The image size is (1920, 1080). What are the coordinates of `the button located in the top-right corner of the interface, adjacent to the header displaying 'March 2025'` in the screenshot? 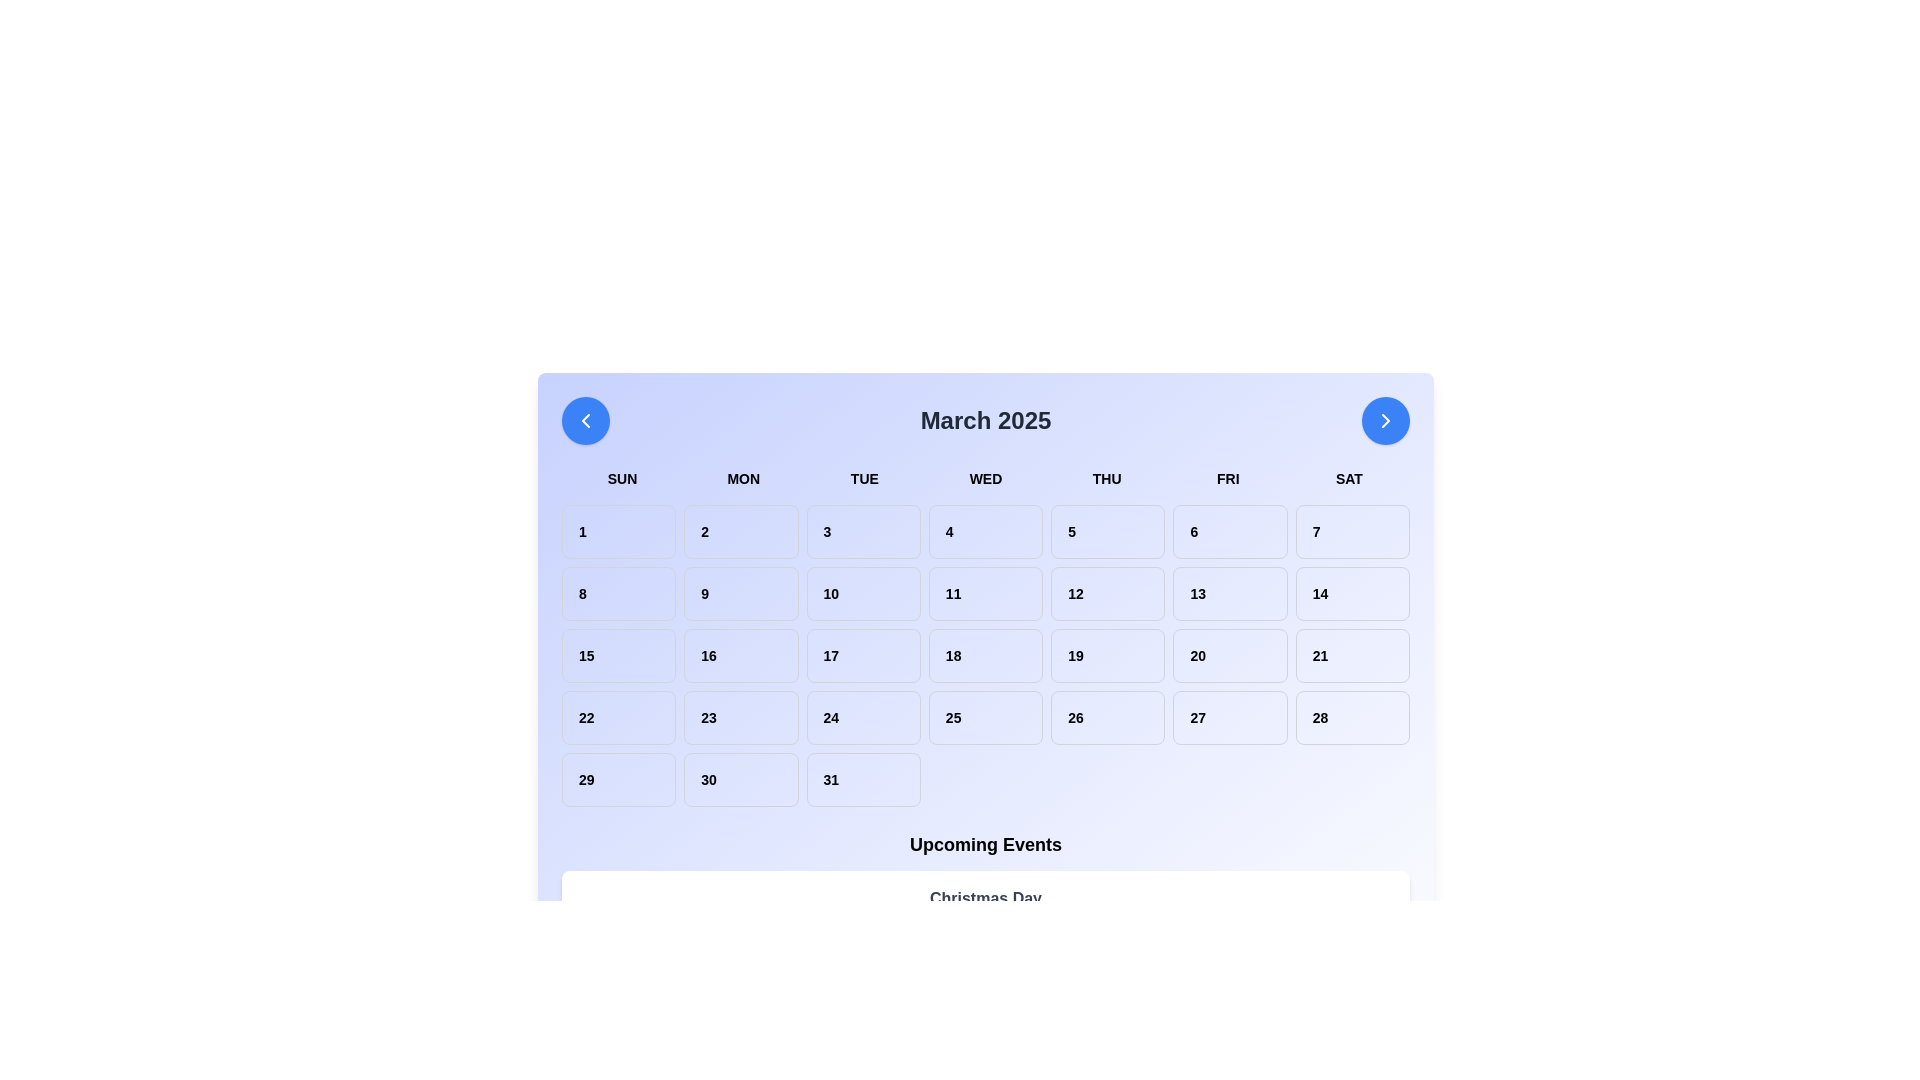 It's located at (1385, 419).